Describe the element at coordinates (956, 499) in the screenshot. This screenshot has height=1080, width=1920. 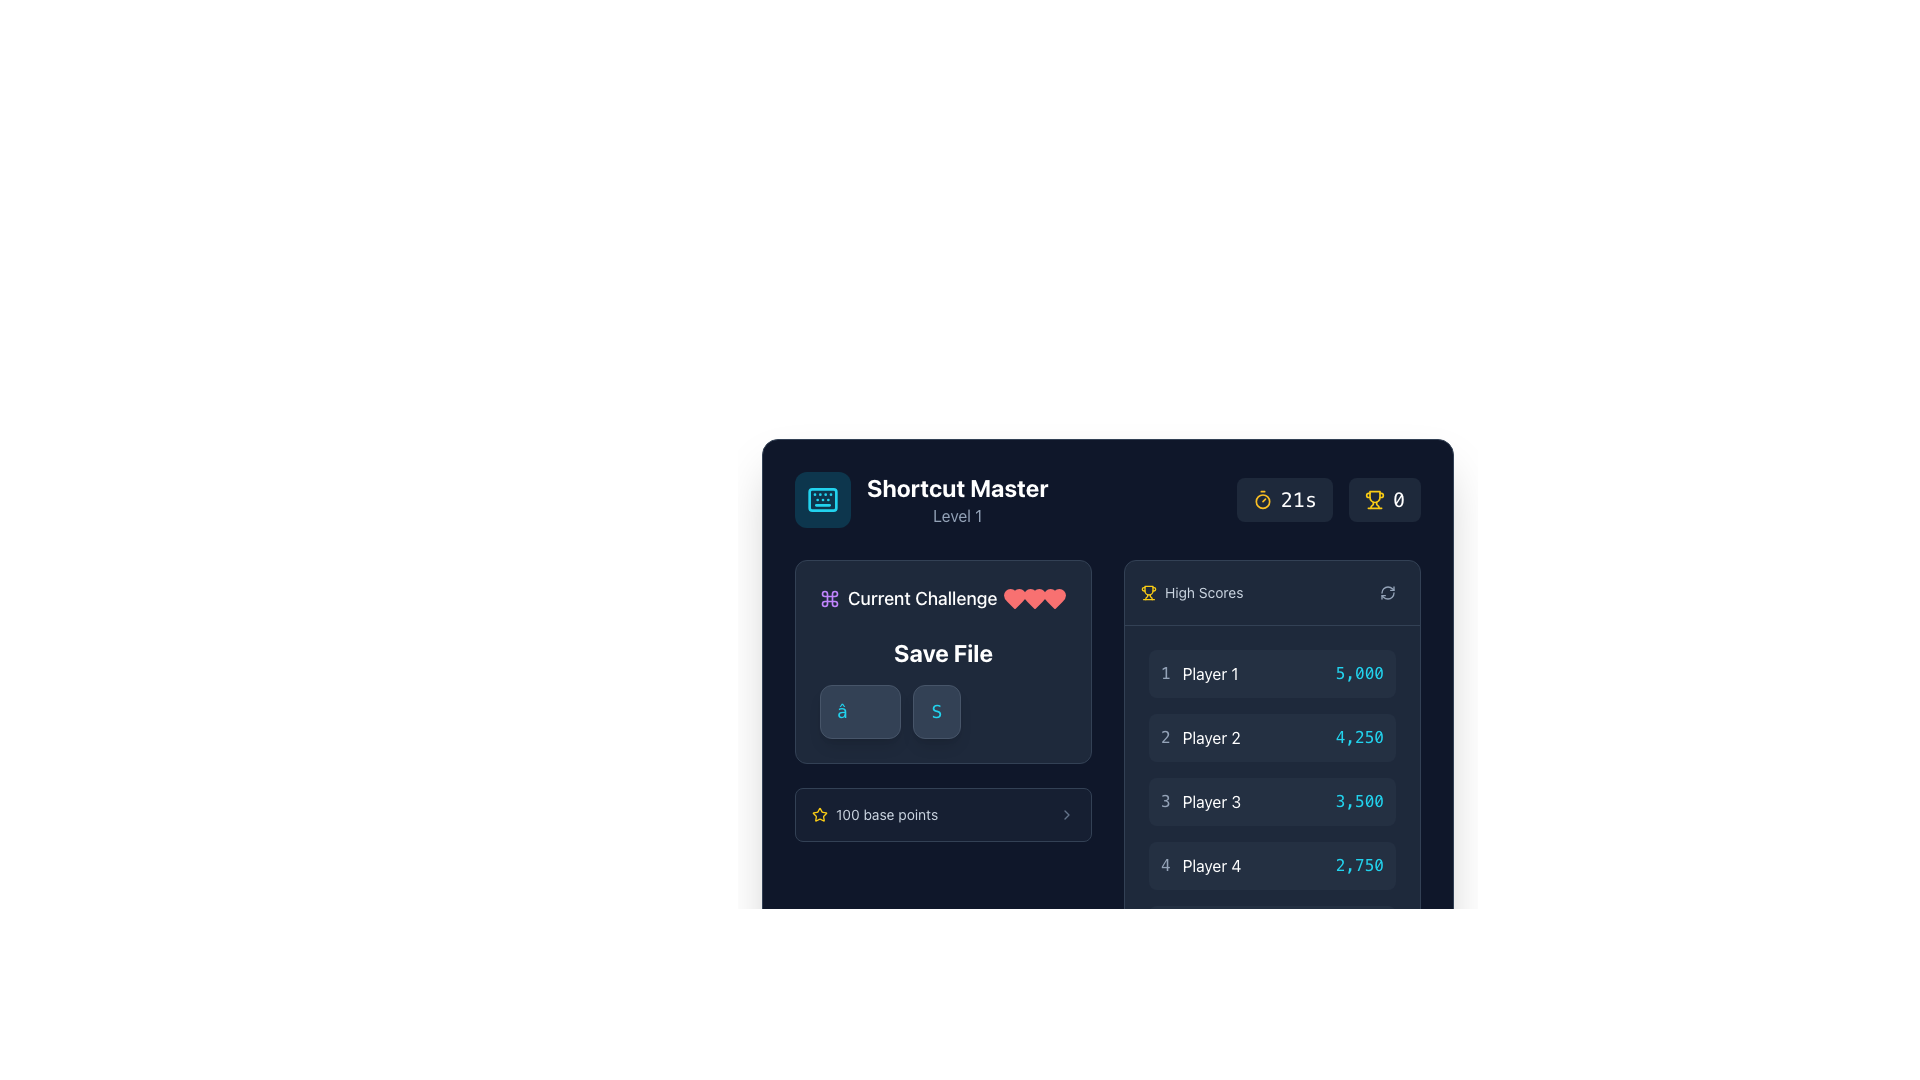
I see `displayed text of the header element labeled 'Shortcut Master' with the subtext 'Level 1', which is located to the right of a keyboard icon at the top-left section of the interface` at that location.